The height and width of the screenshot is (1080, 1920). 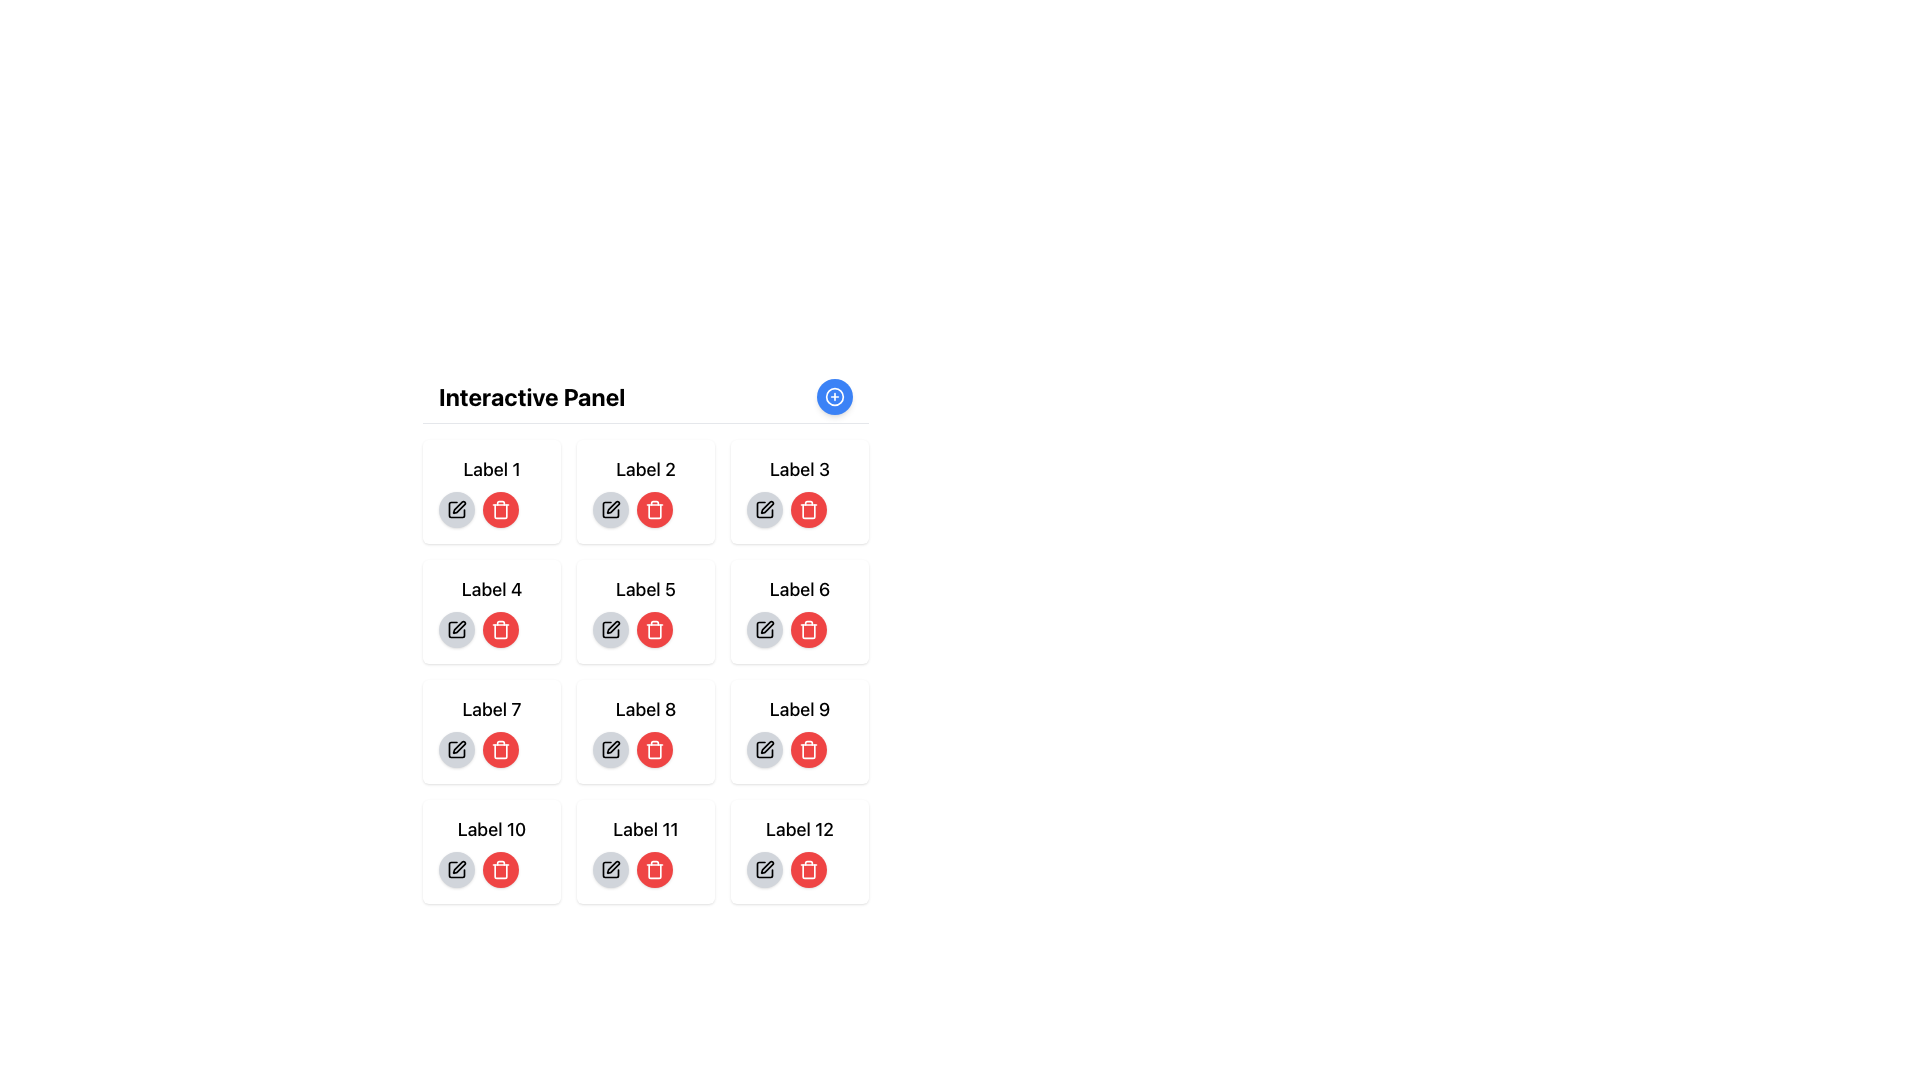 What do you see at coordinates (609, 749) in the screenshot?
I see `the circular gray button with a pen icon in the center` at bounding box center [609, 749].